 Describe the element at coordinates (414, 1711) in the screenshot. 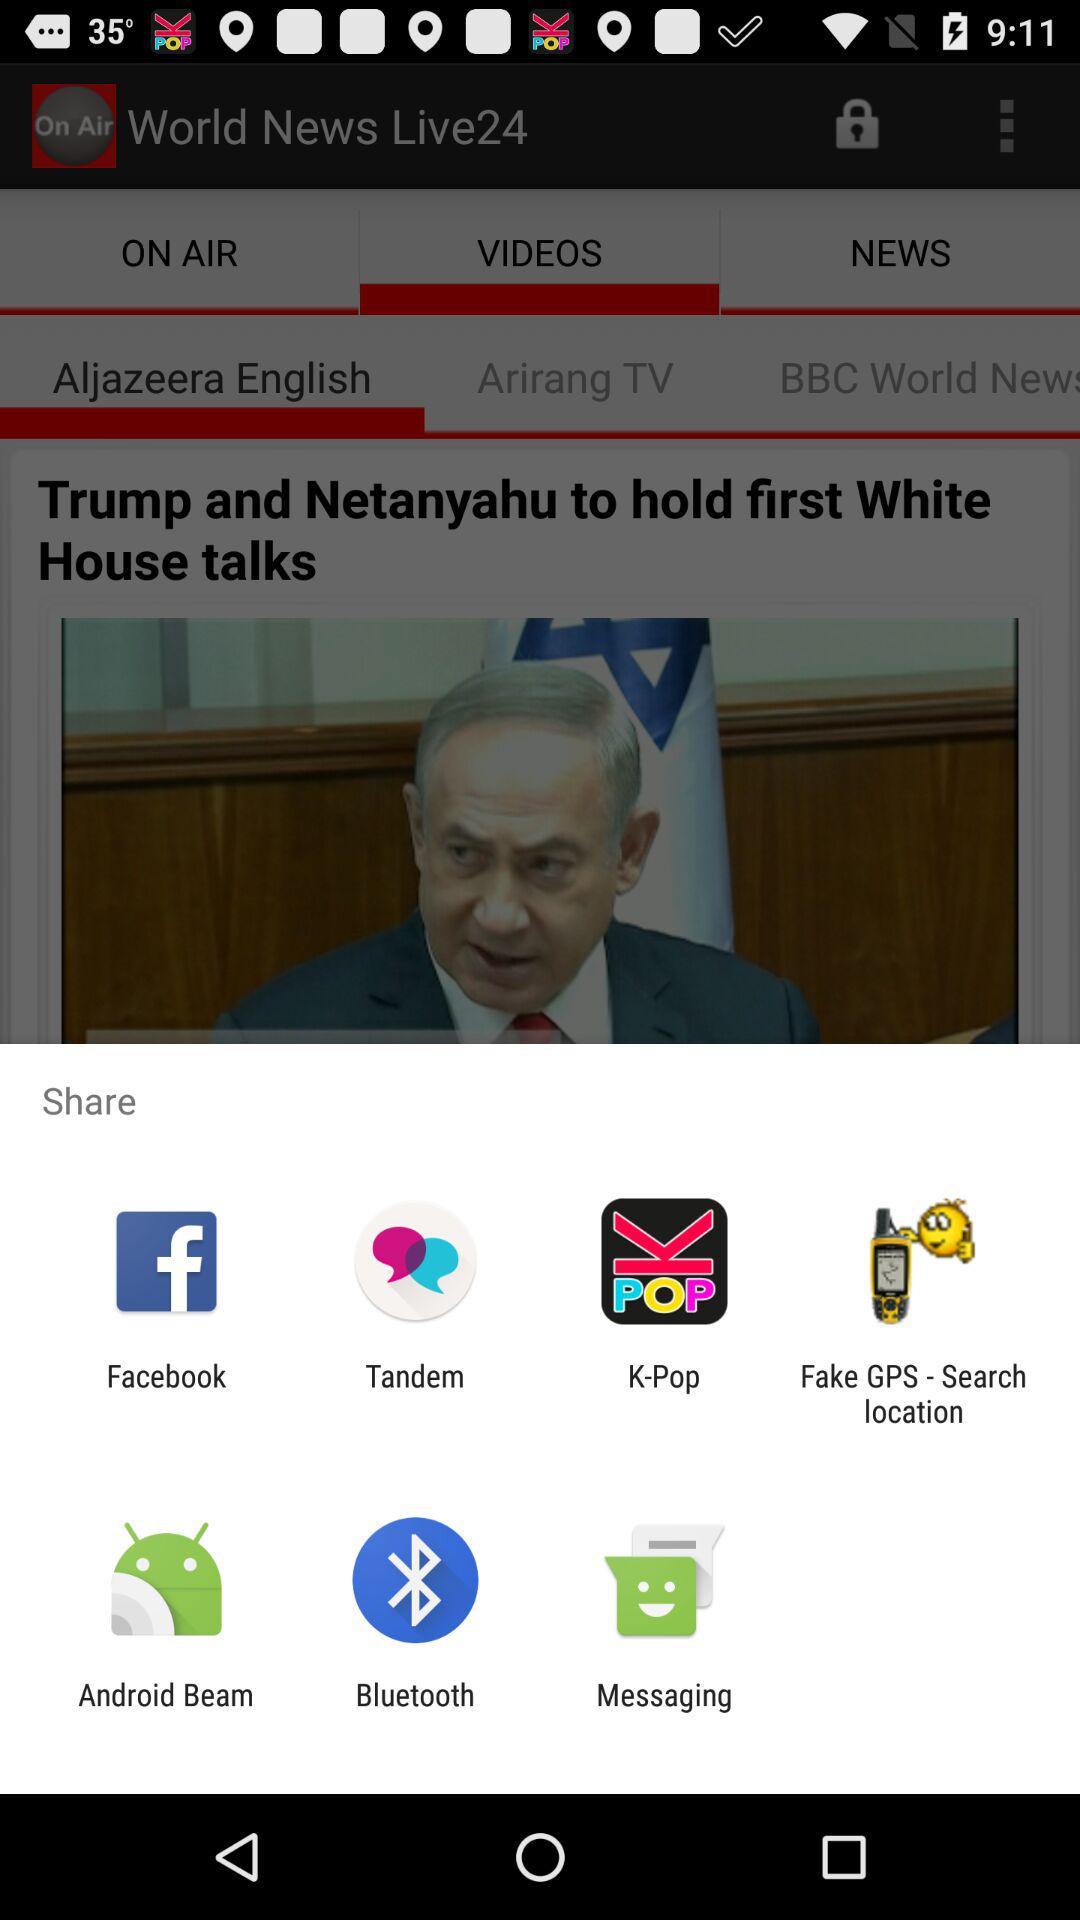

I see `icon to the left of the messaging icon` at that location.